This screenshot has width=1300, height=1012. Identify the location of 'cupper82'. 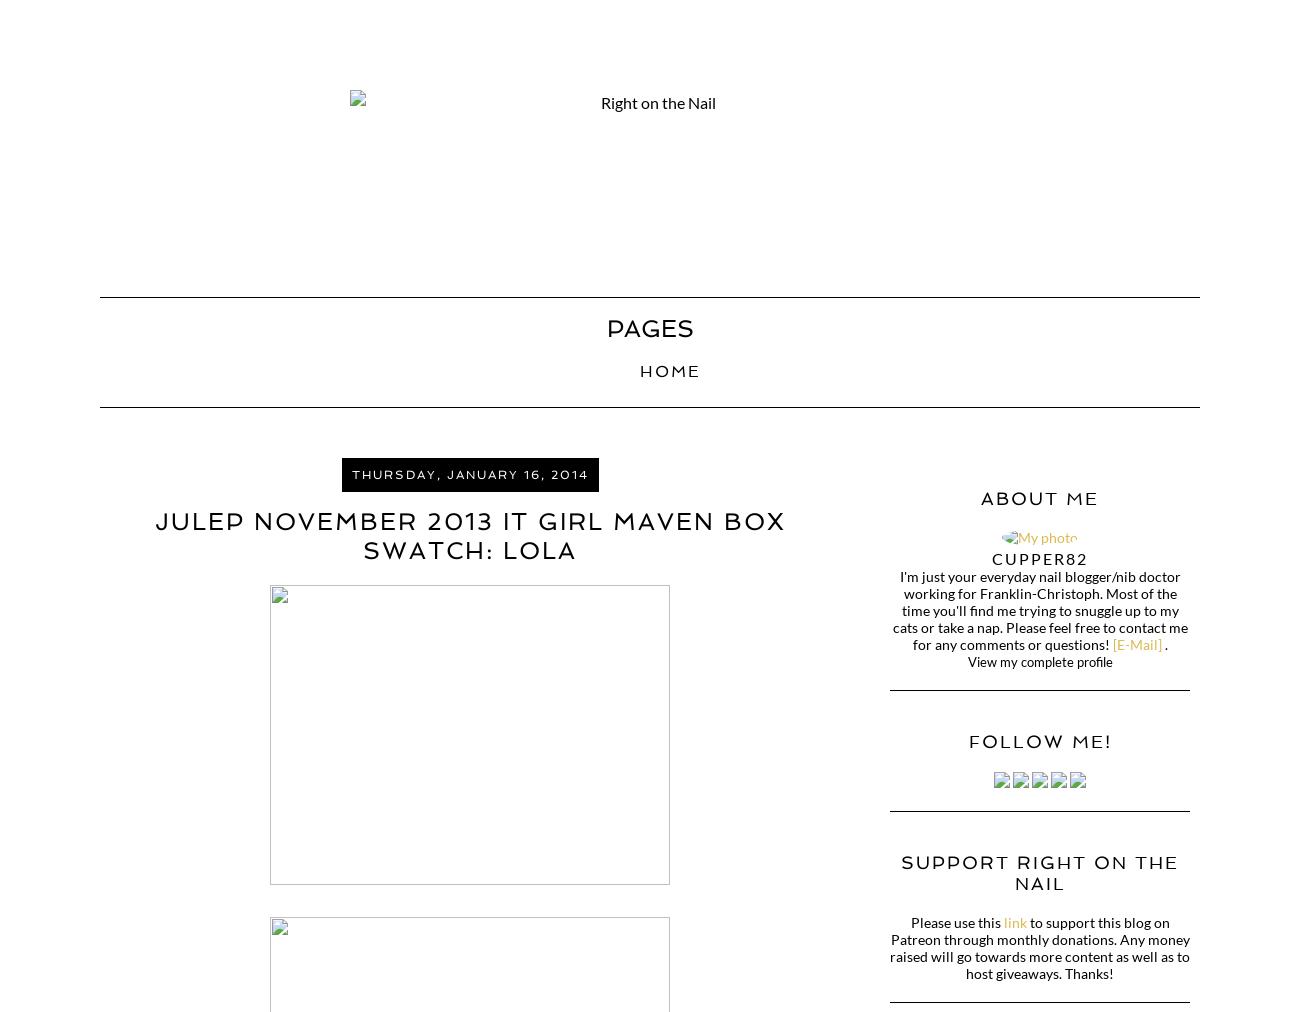
(1040, 557).